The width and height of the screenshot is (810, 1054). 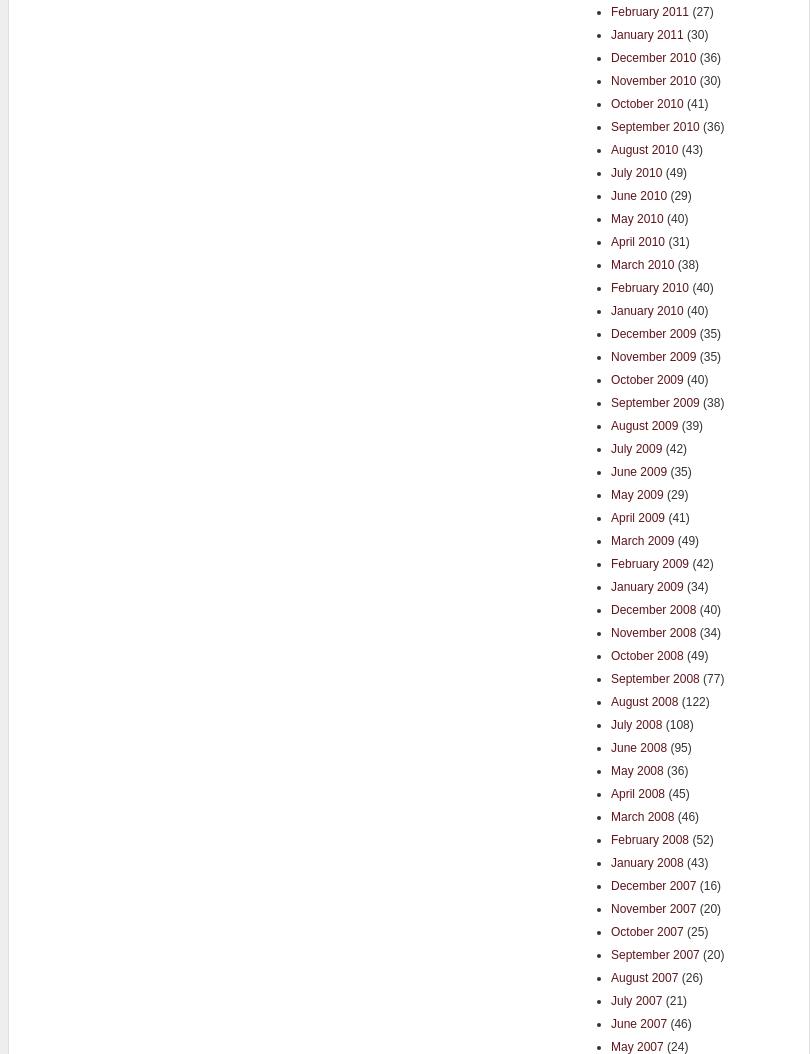 What do you see at coordinates (609, 953) in the screenshot?
I see `'September 2007'` at bounding box center [609, 953].